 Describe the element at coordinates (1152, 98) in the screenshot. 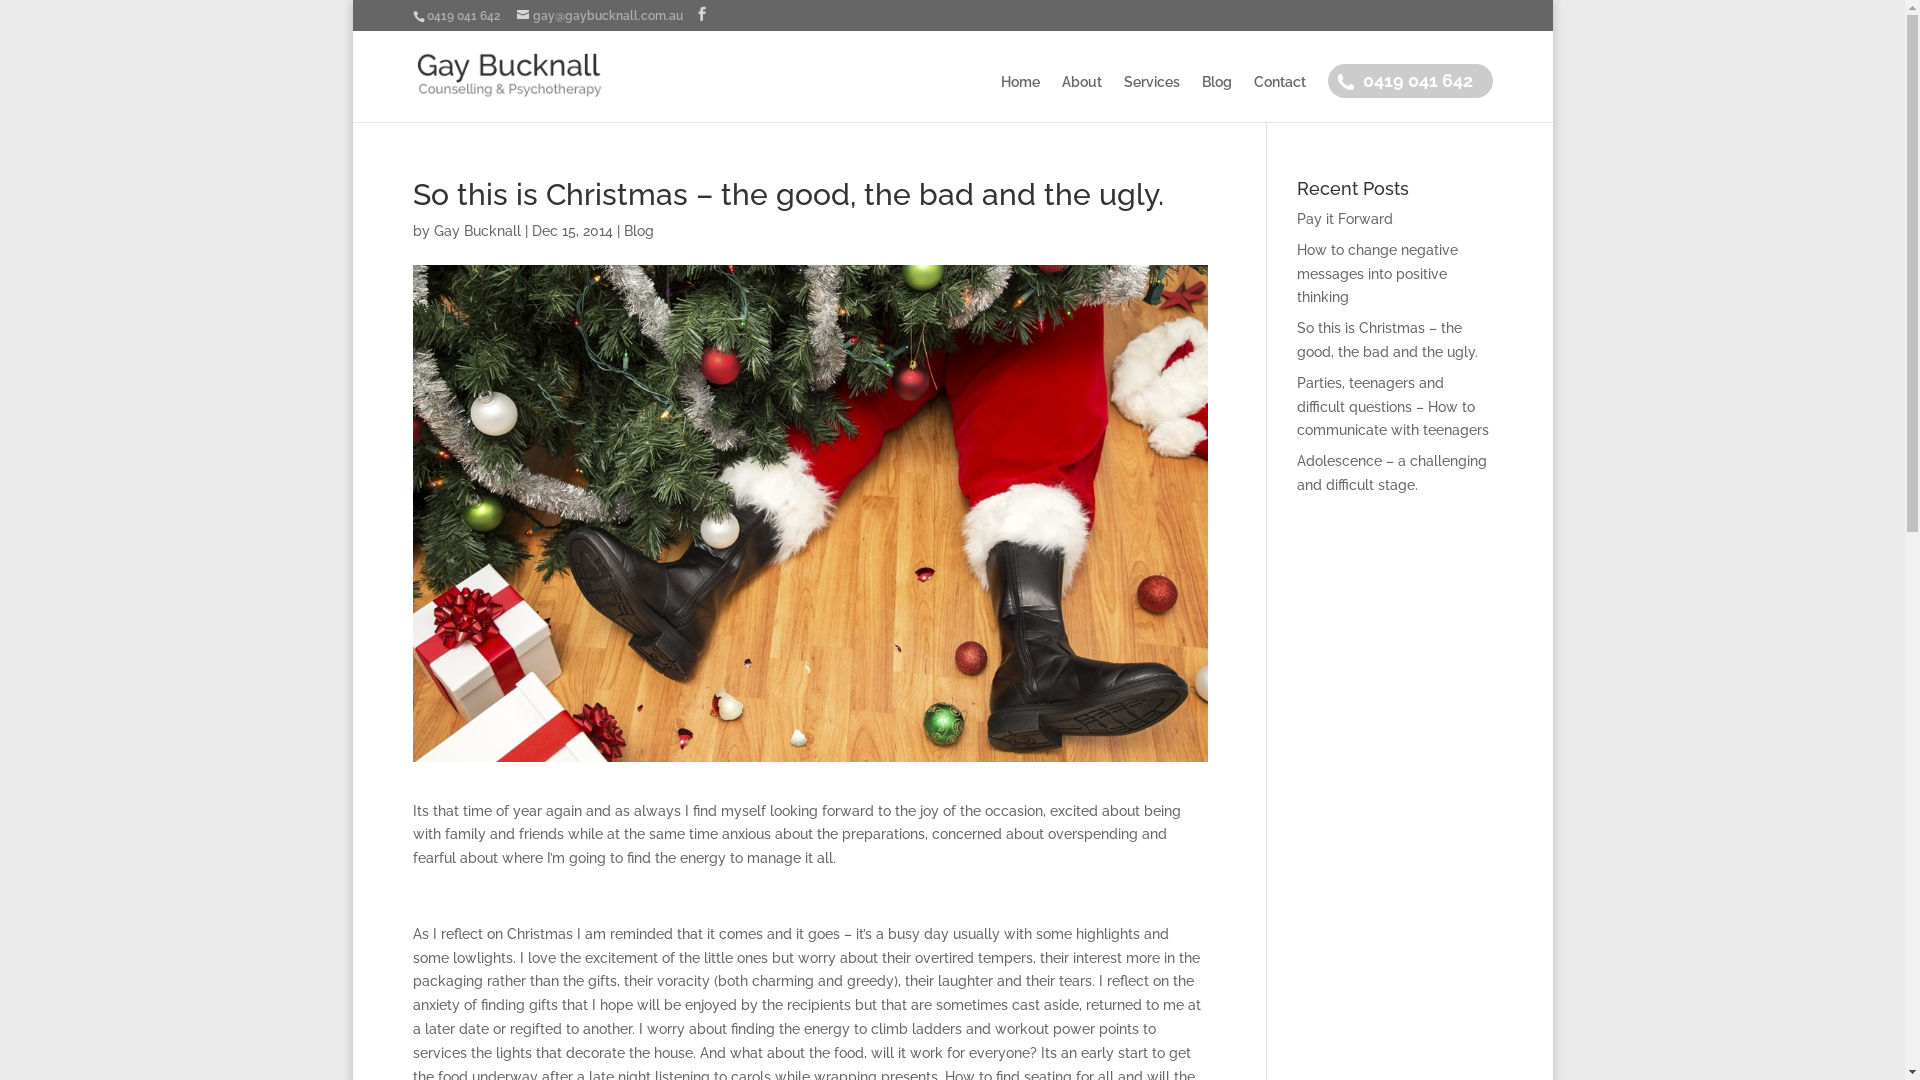

I see `'Services'` at that location.